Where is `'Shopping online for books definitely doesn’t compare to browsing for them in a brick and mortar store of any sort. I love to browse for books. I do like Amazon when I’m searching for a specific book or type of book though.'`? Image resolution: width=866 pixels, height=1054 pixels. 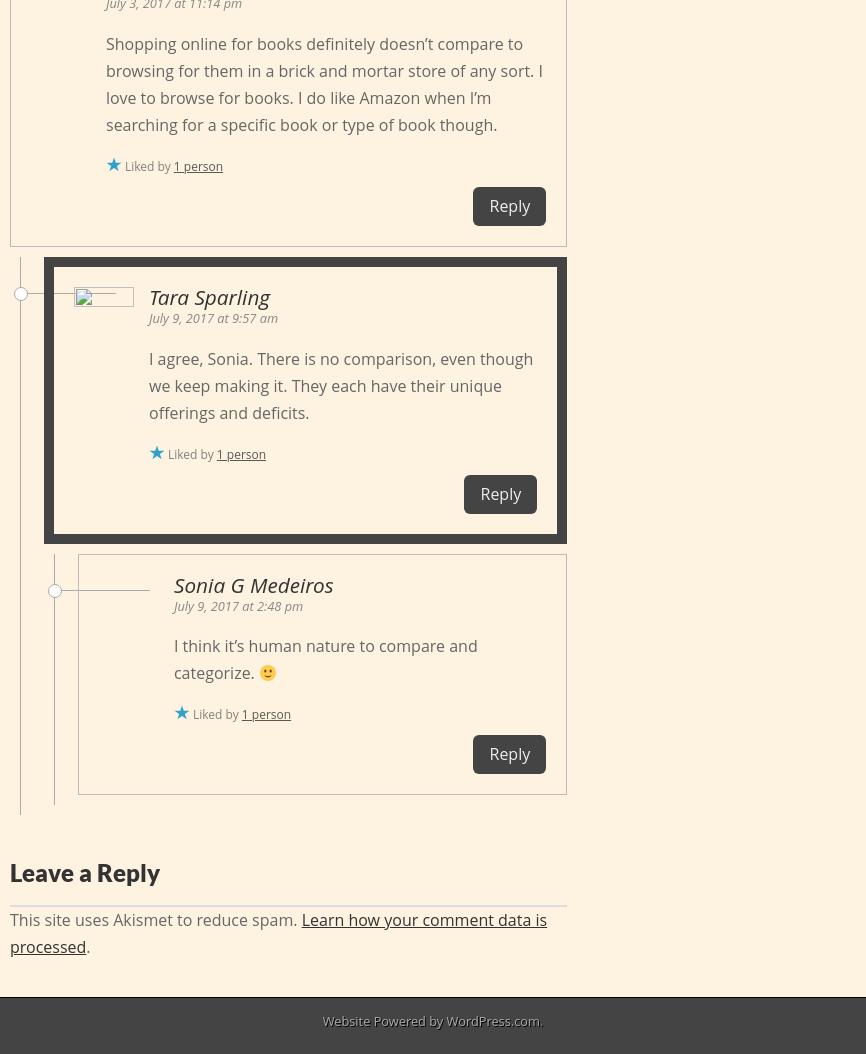 'Shopping online for books definitely doesn’t compare to browsing for them in a brick and mortar store of any sort. I love to browse for books. I do like Amazon when I’m searching for a specific book or type of book though.' is located at coordinates (322, 82).